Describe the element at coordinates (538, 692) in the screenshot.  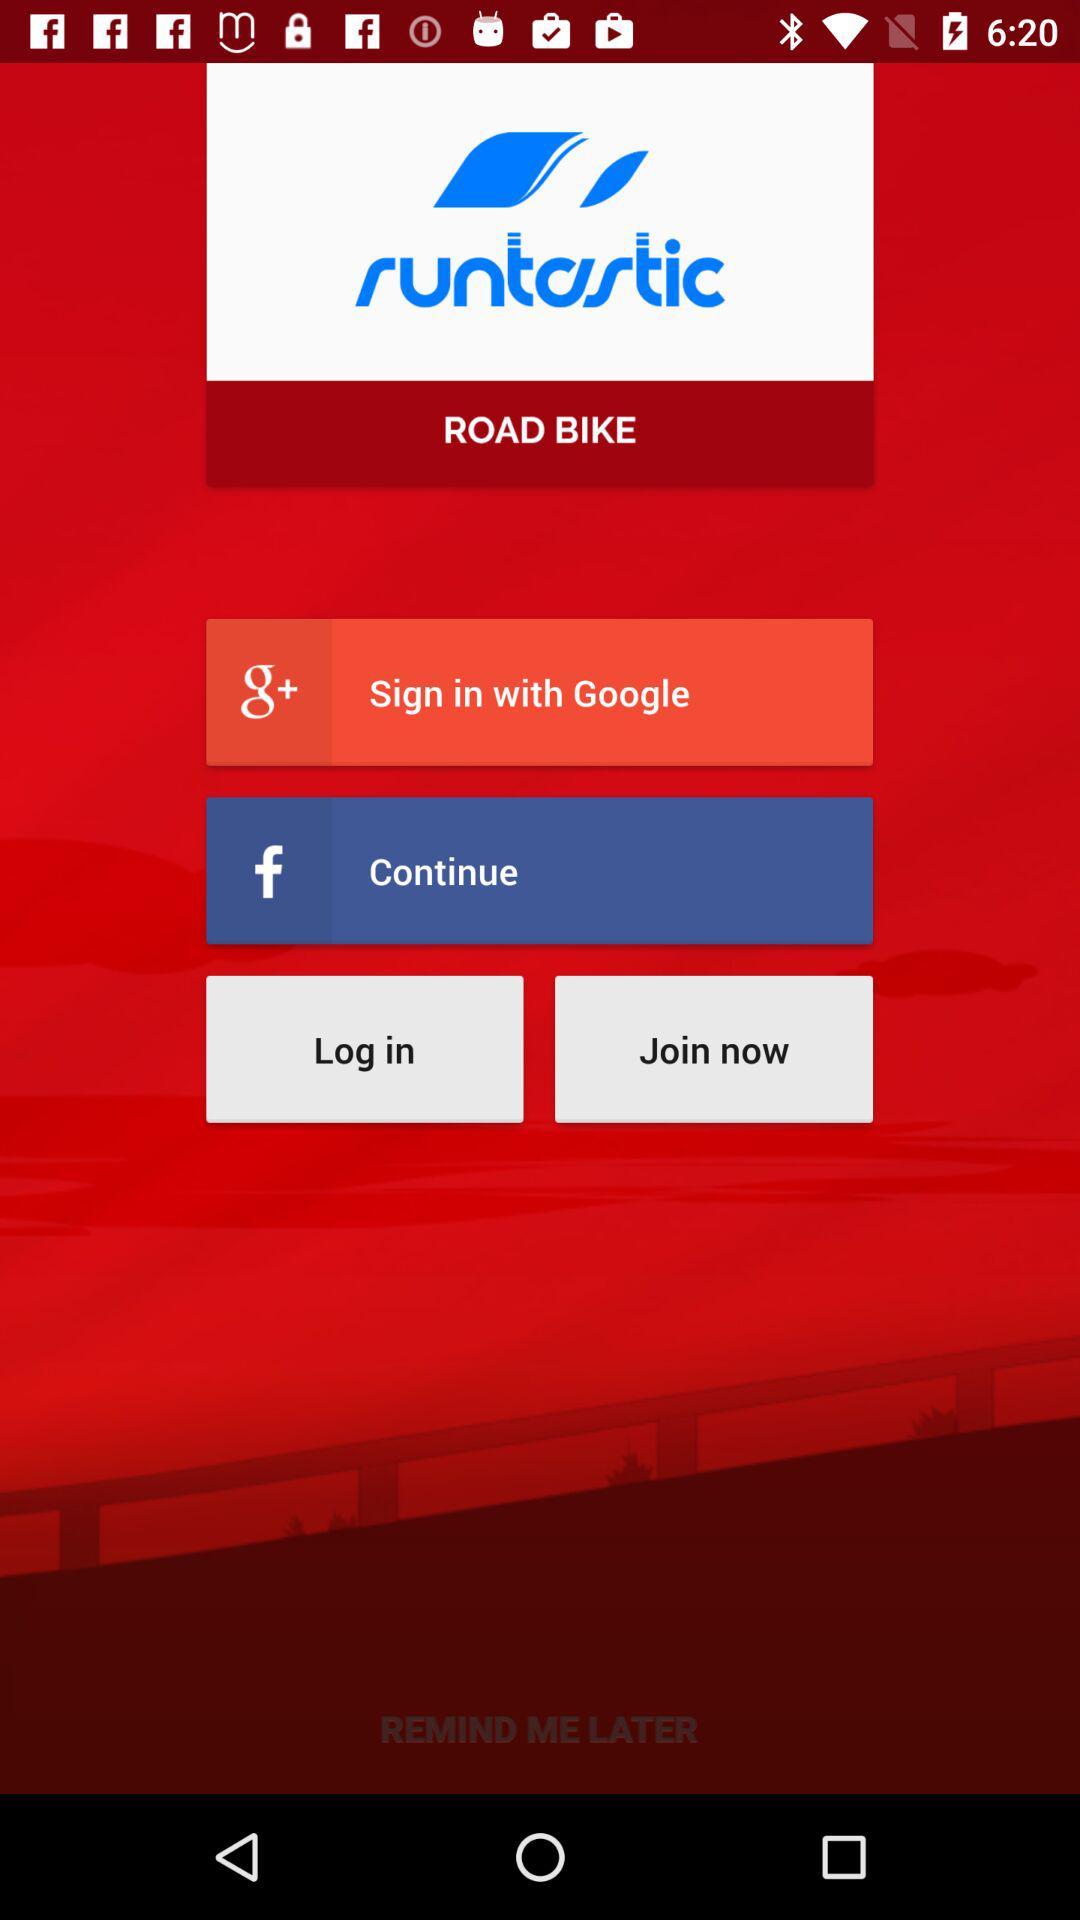
I see `sign in with` at that location.